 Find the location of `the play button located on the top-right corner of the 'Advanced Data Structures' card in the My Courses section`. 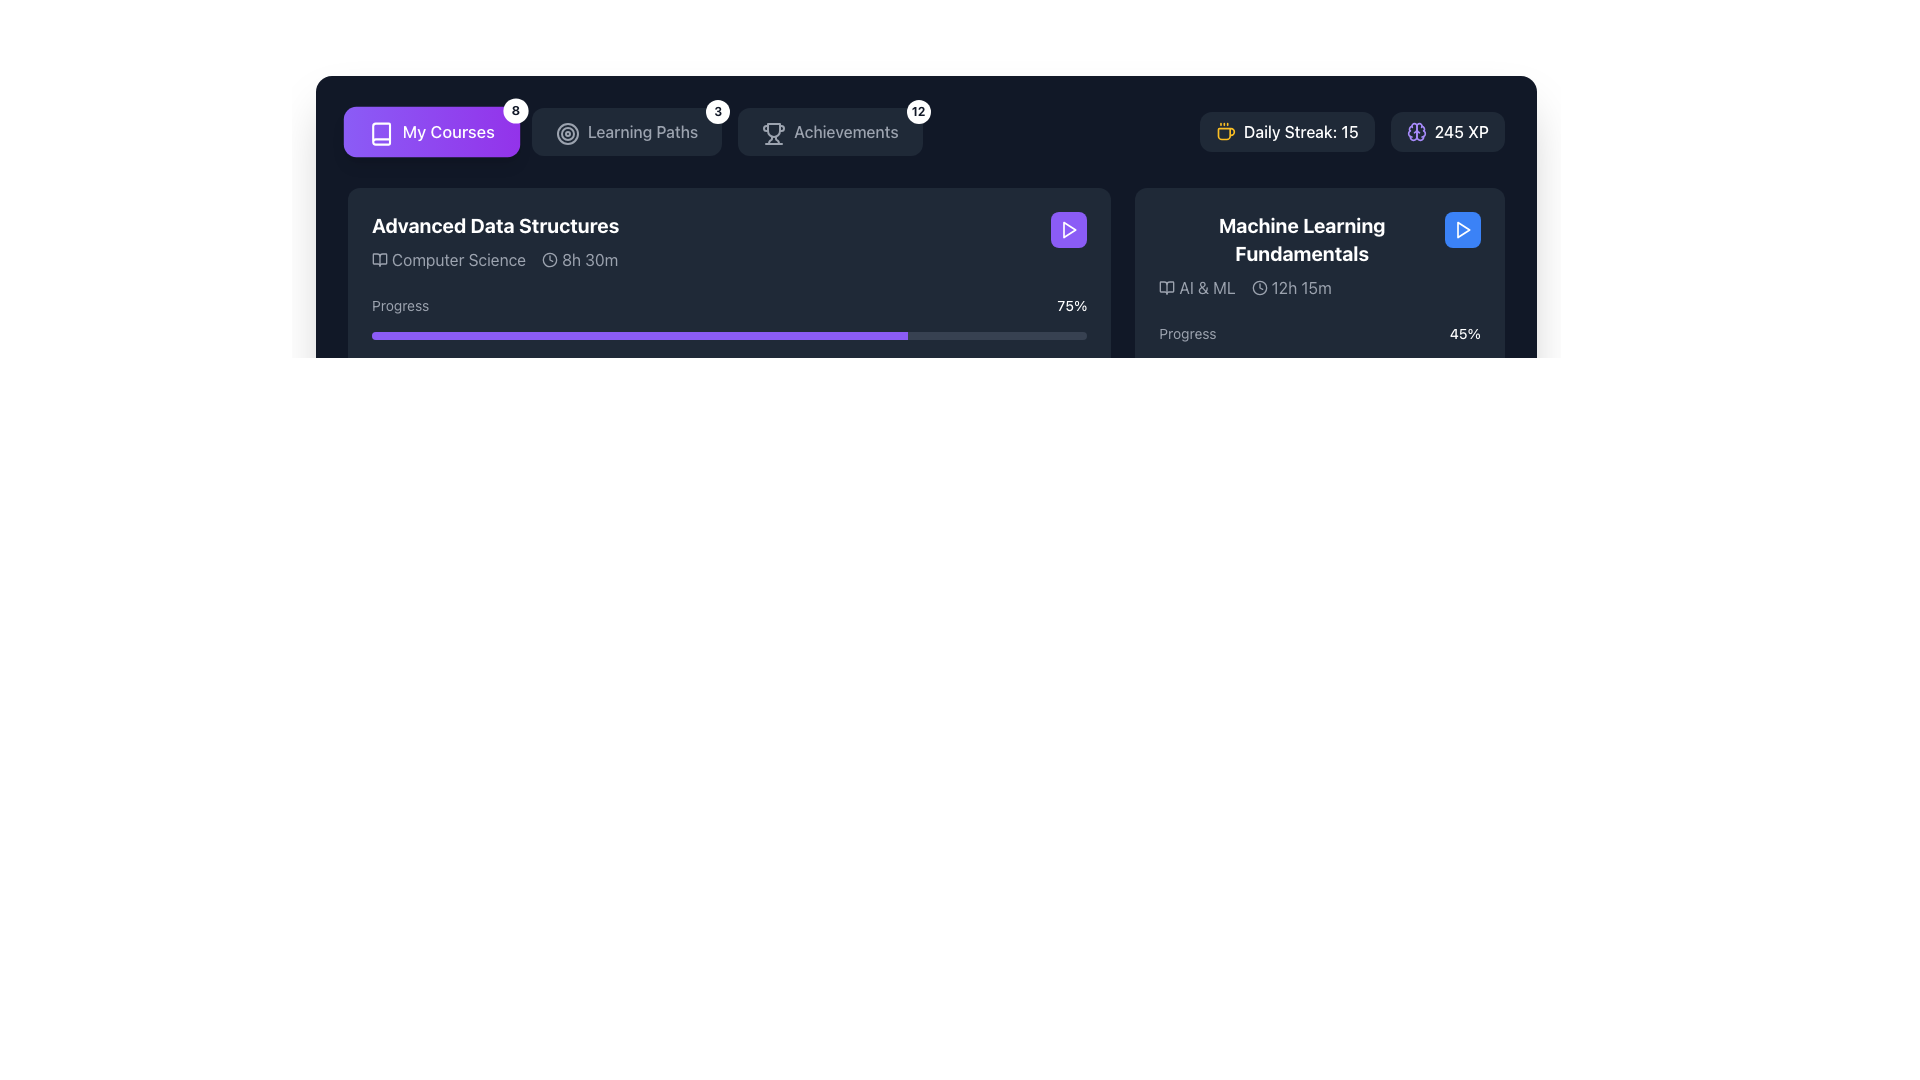

the play button located on the top-right corner of the 'Advanced Data Structures' card in the My Courses section is located at coordinates (1068, 229).